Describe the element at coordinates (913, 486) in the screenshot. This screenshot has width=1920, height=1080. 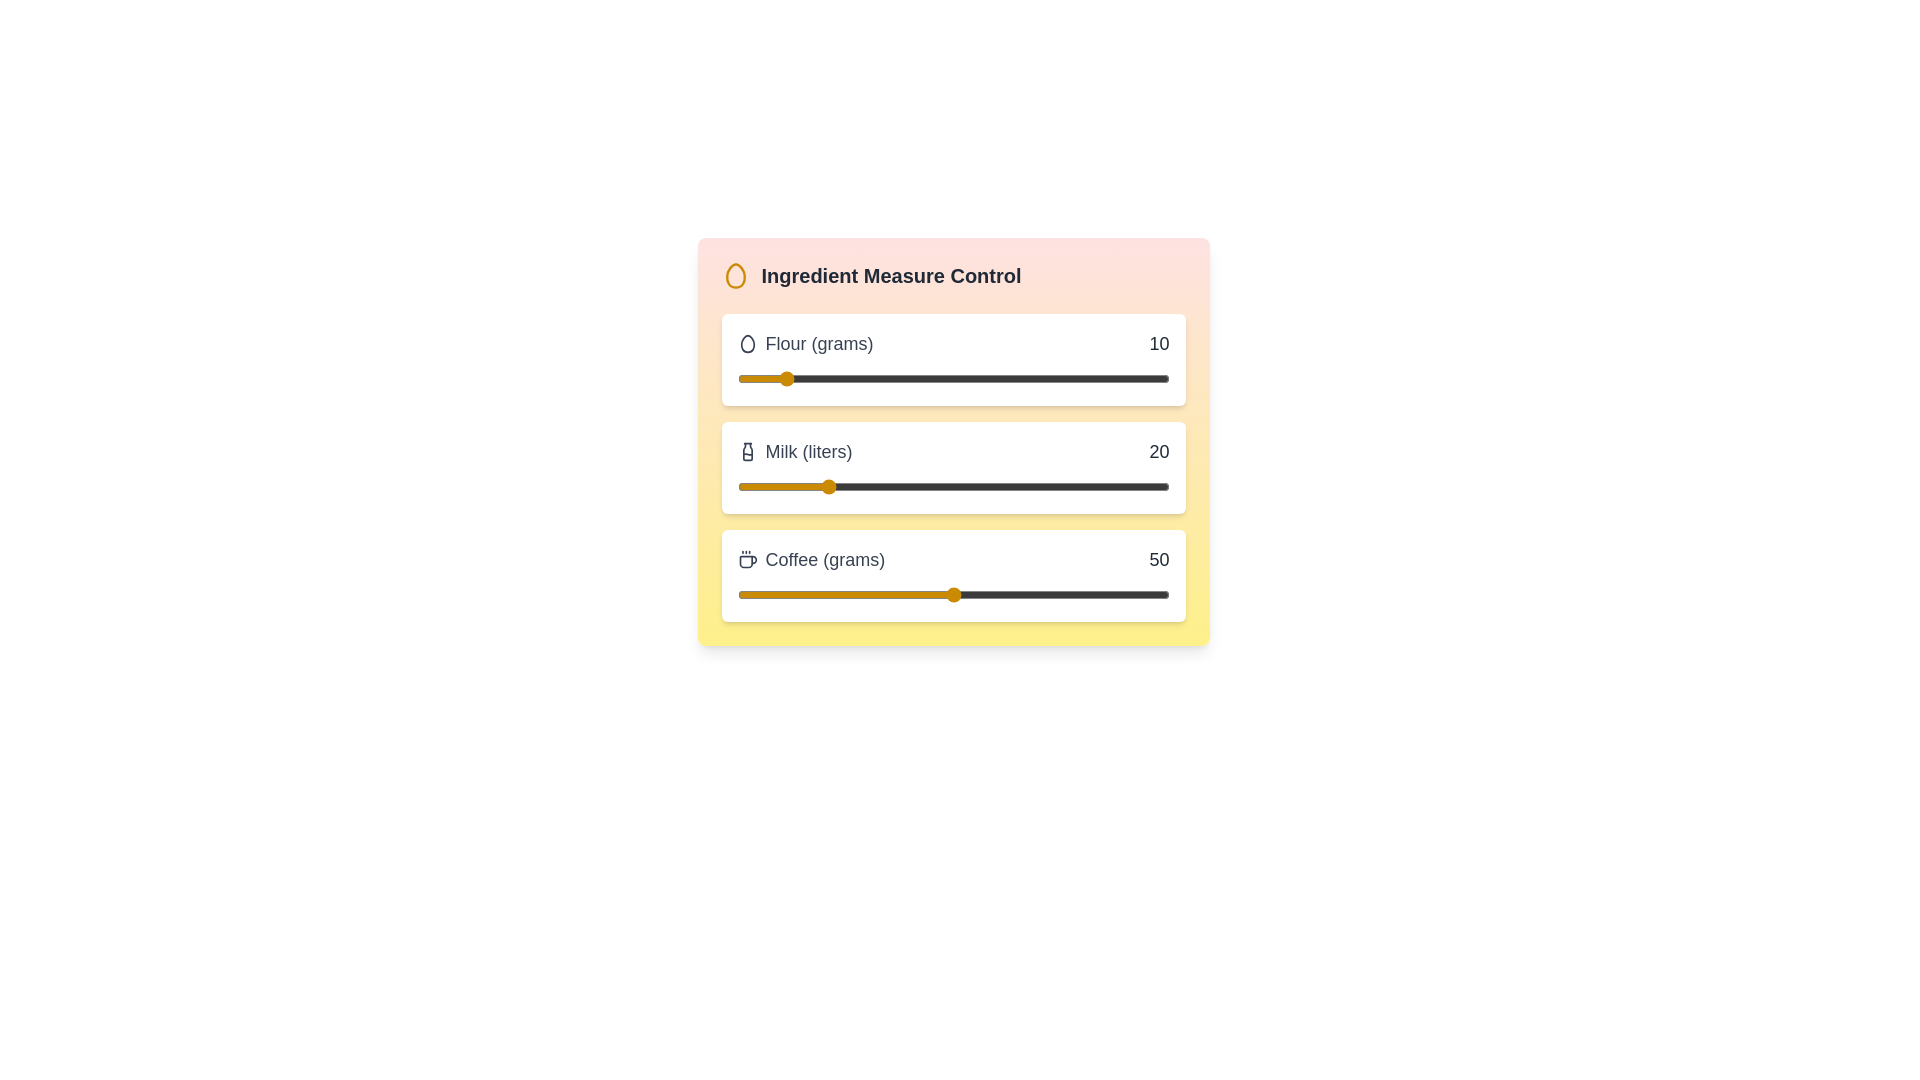
I see `the milk slider` at that location.